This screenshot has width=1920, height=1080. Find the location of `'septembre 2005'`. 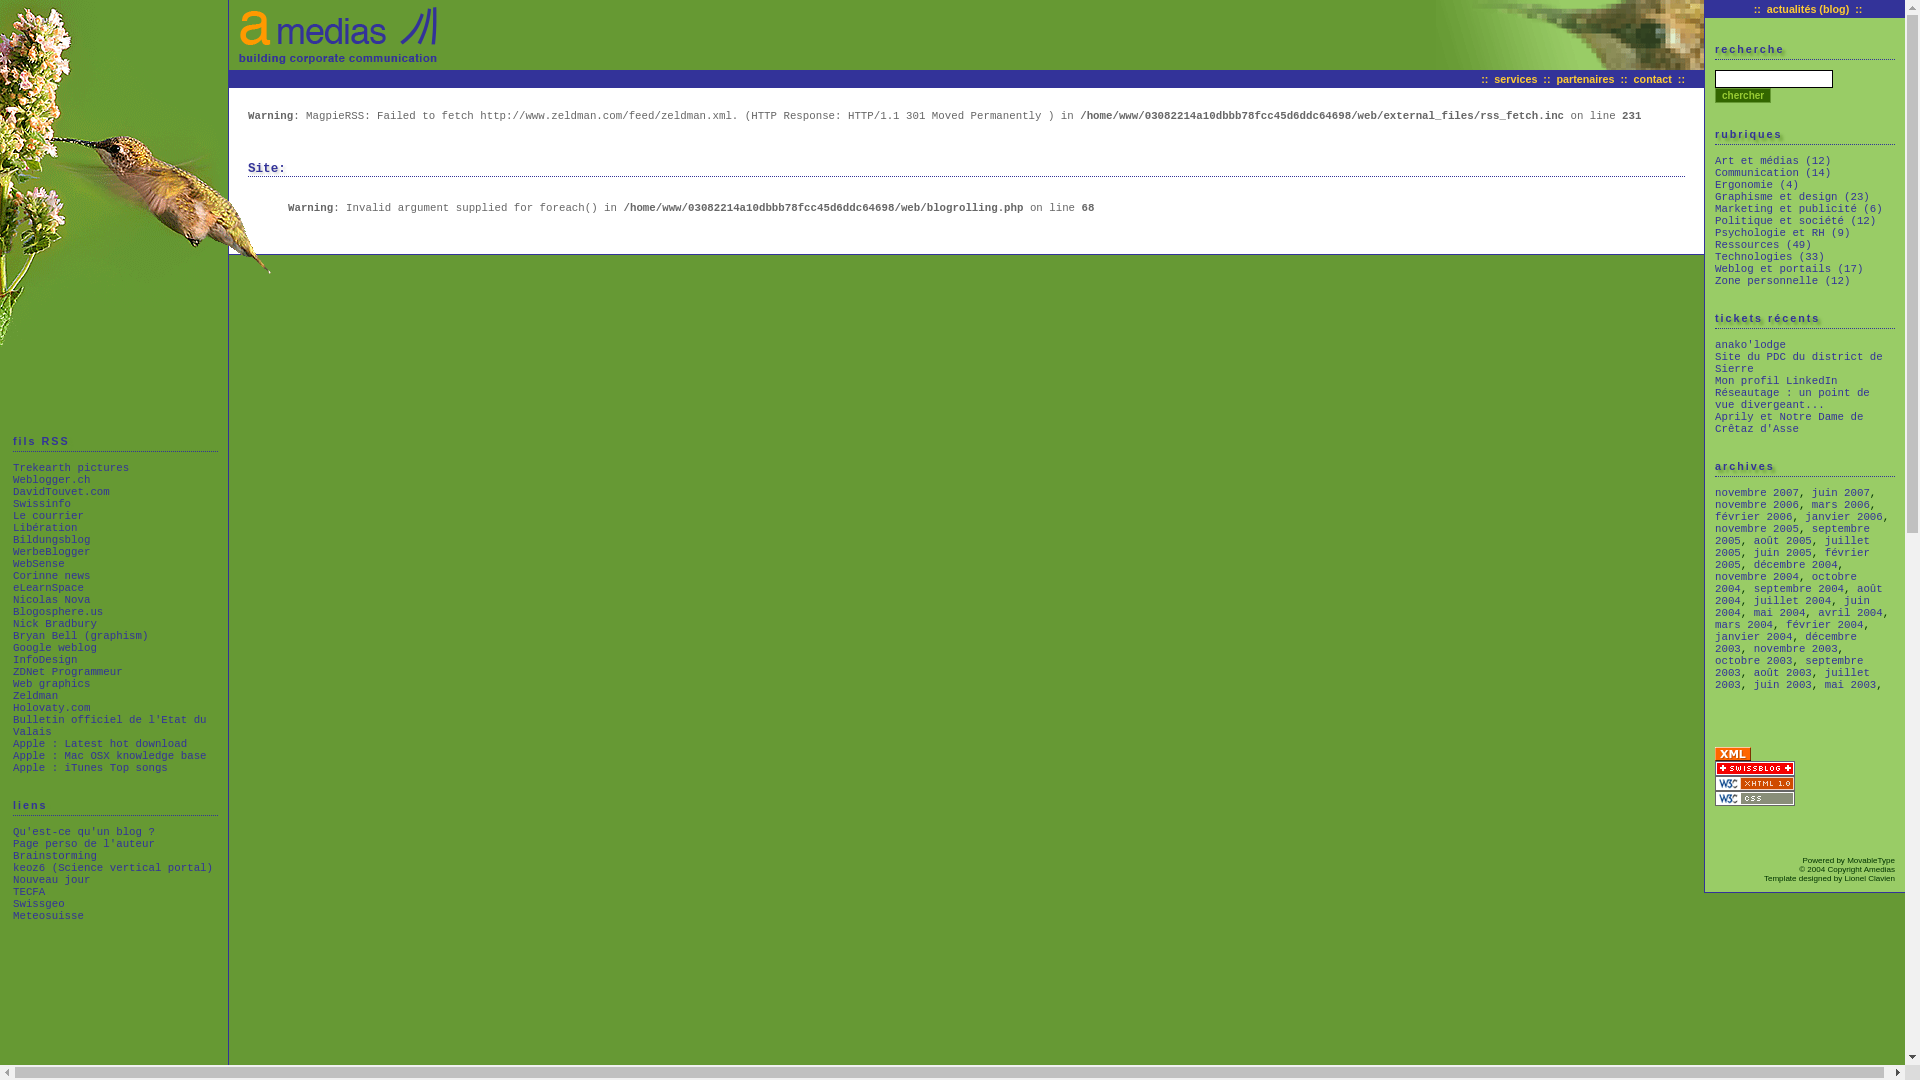

'septembre 2005' is located at coordinates (1792, 534).